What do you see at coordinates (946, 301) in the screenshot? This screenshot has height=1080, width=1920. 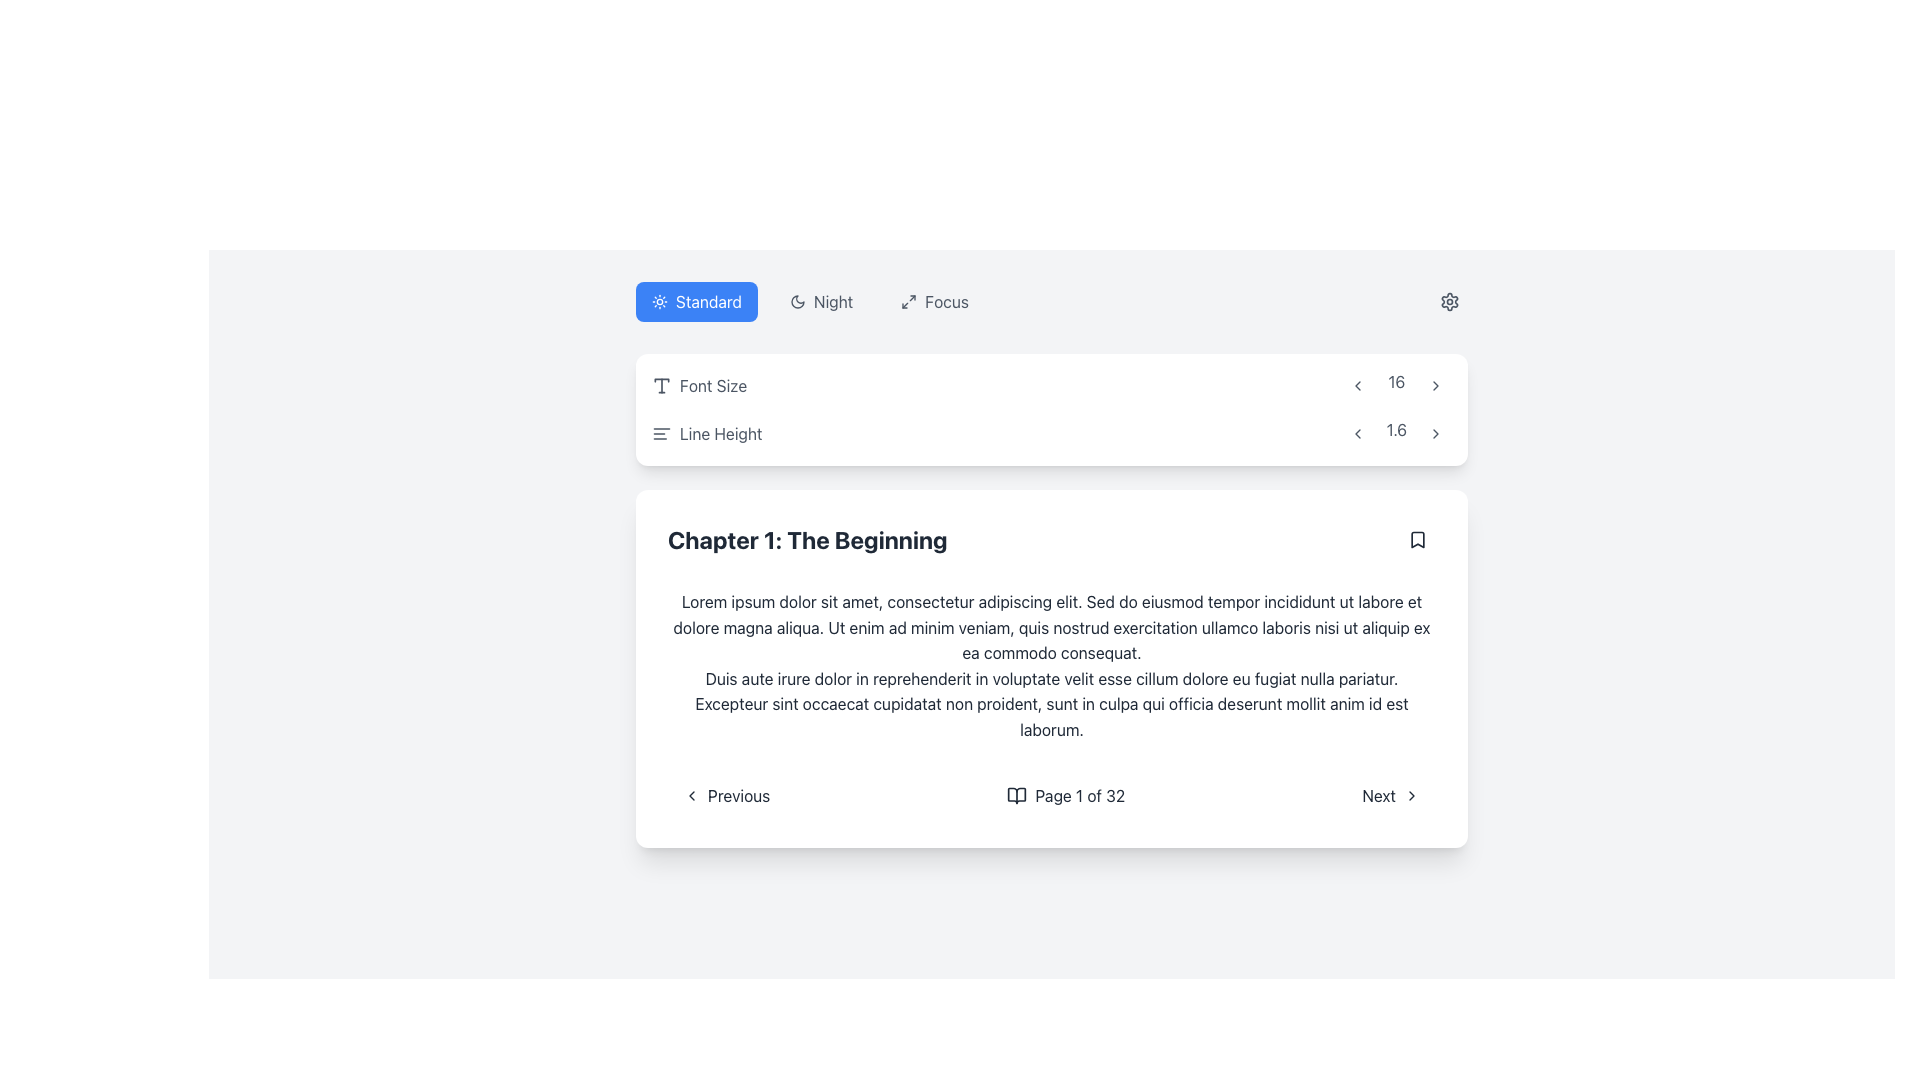 I see `the 'Focus' text label located in the upper-right corner of the interface, next to the icons for toggling night mode or standard mode` at bounding box center [946, 301].